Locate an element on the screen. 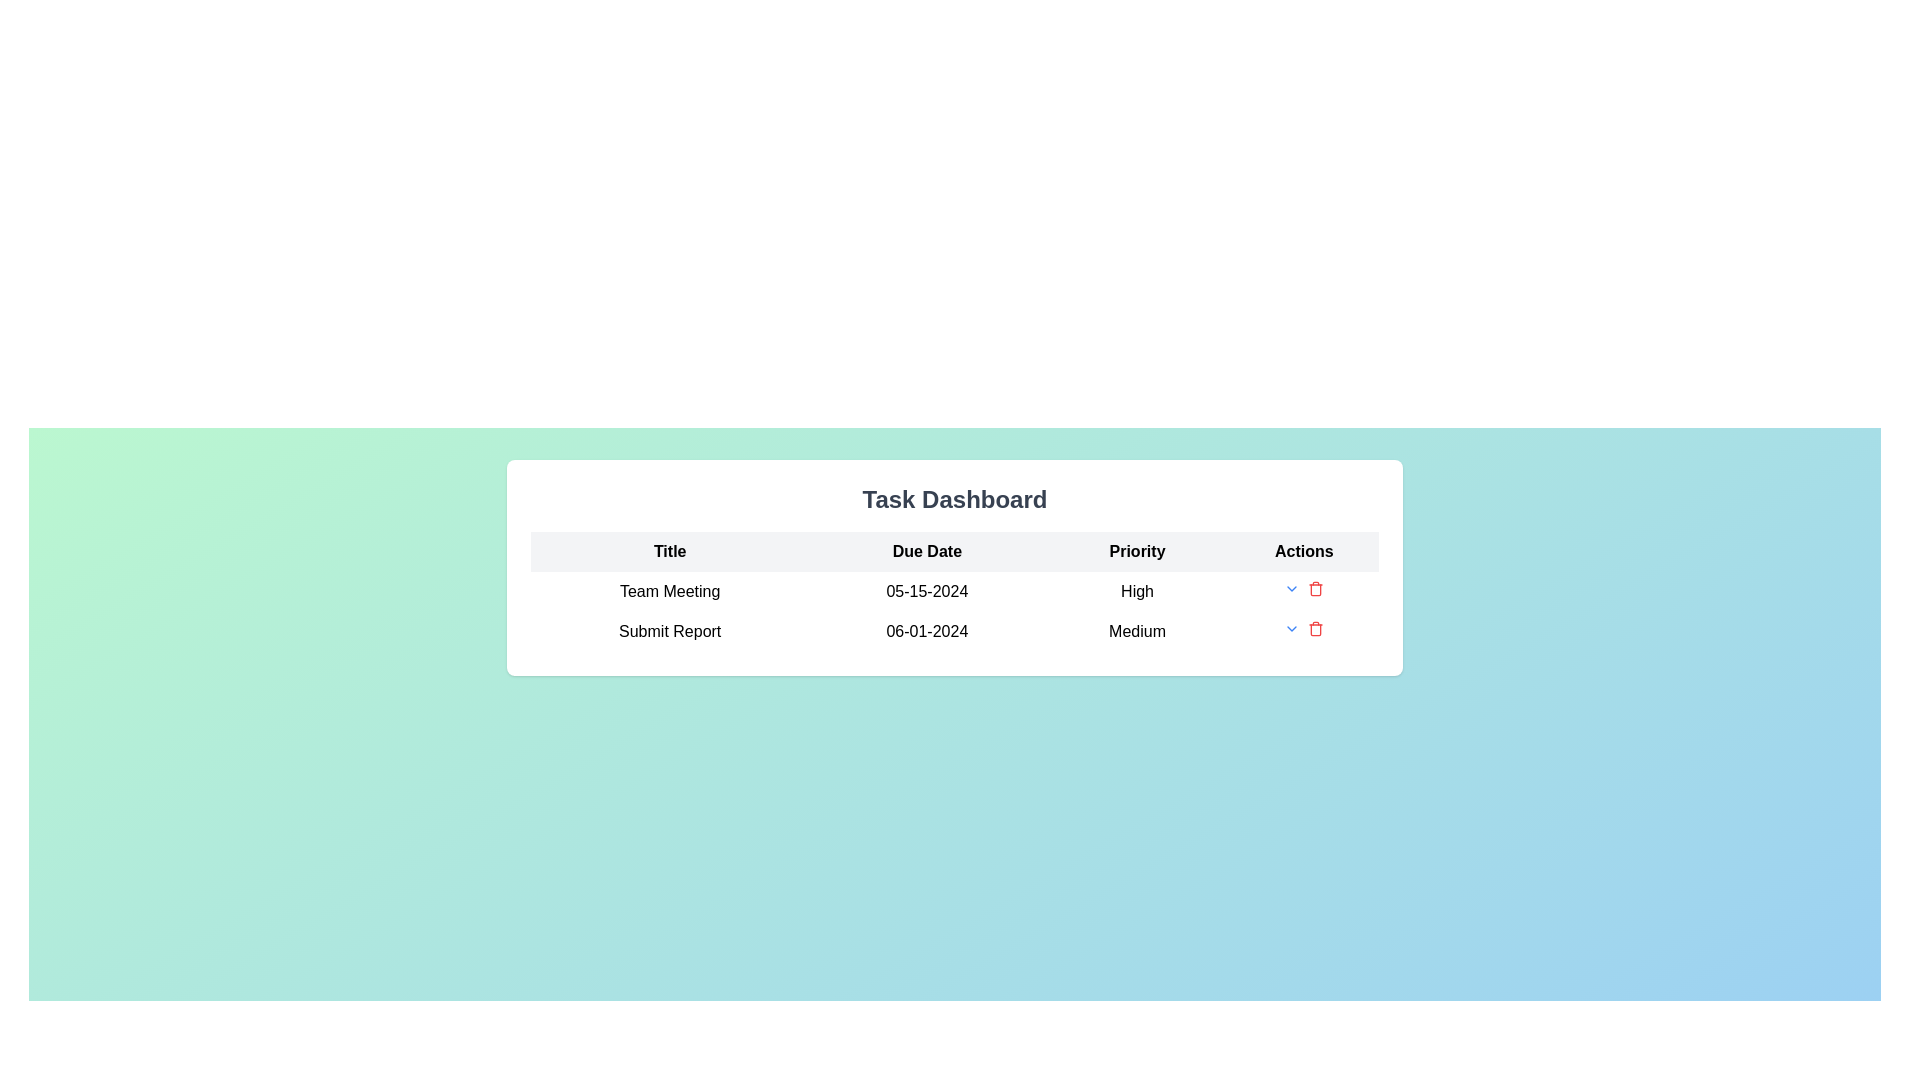 This screenshot has height=1080, width=1920. text label displaying 'High' in black font, which is centered in the 'Priority' column of the 'Team Meeting' row is located at coordinates (1137, 590).